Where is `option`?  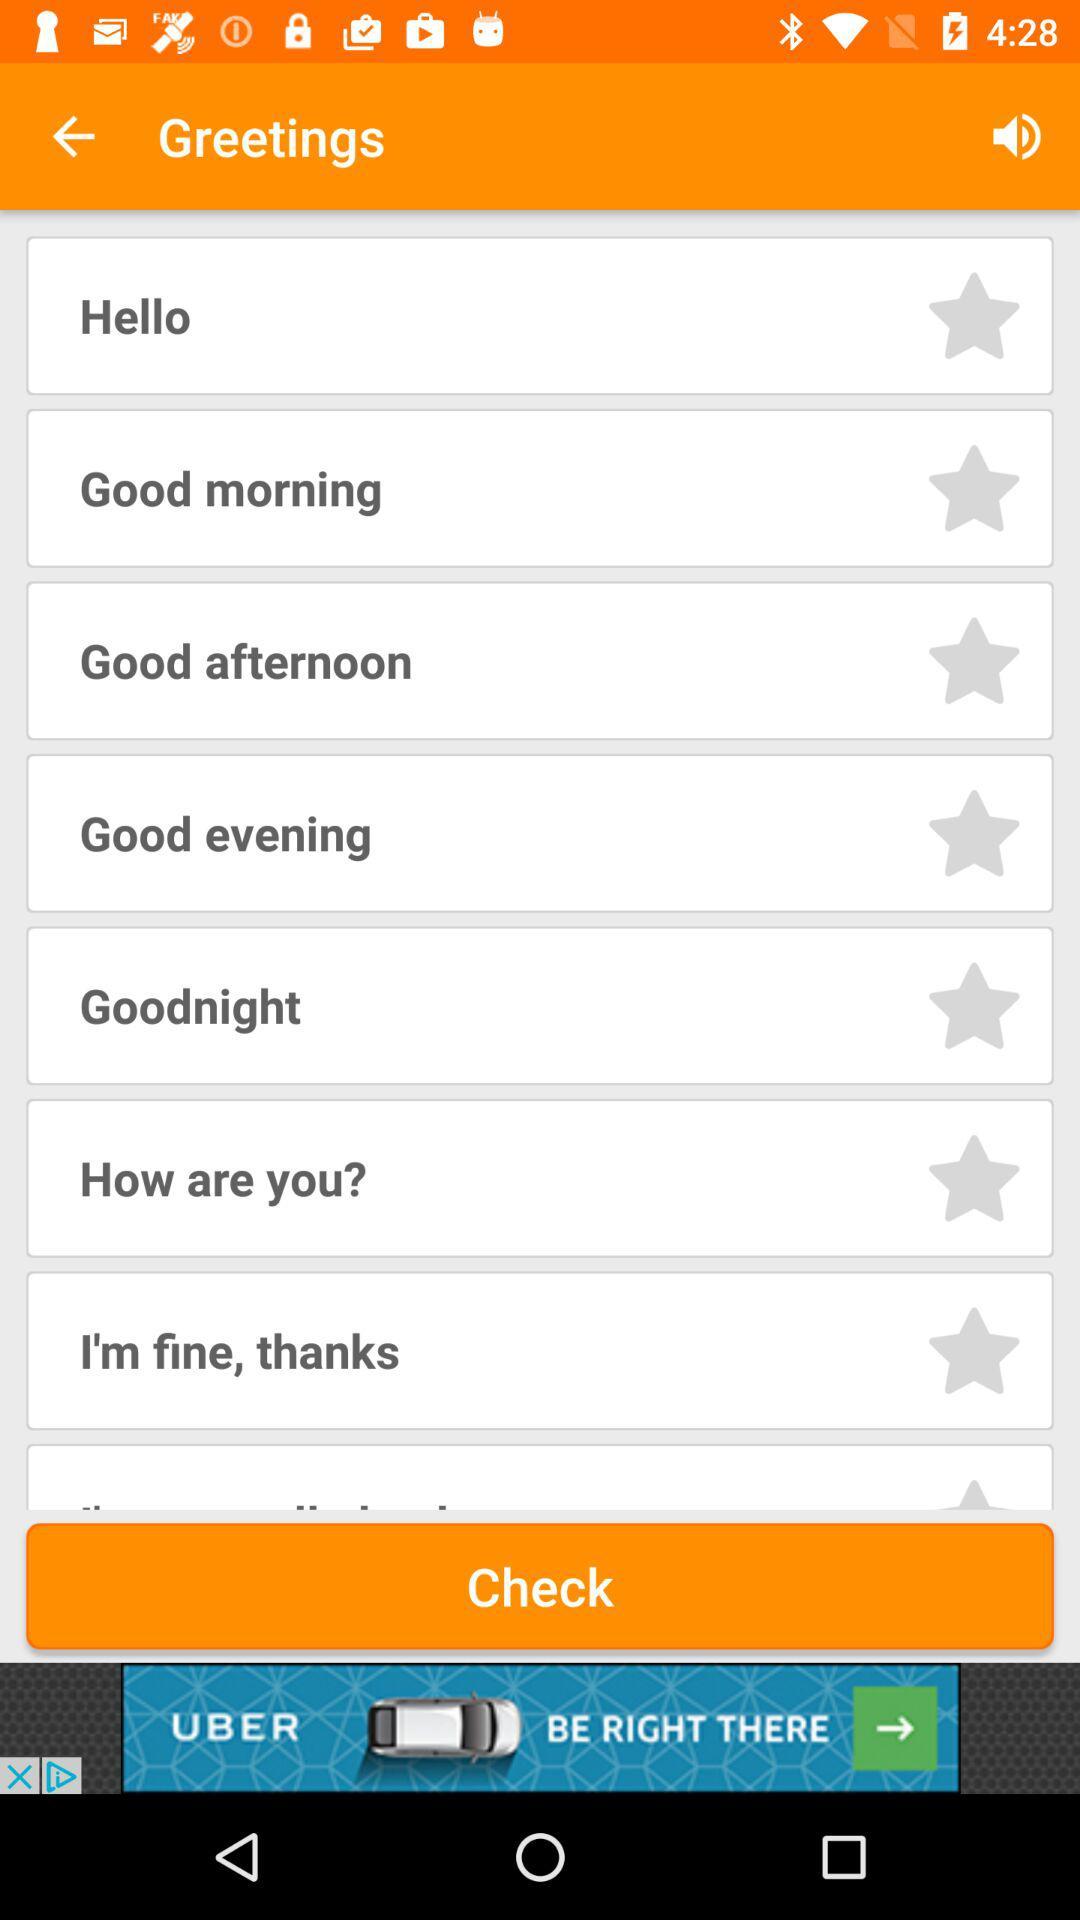
option is located at coordinates (973, 1178).